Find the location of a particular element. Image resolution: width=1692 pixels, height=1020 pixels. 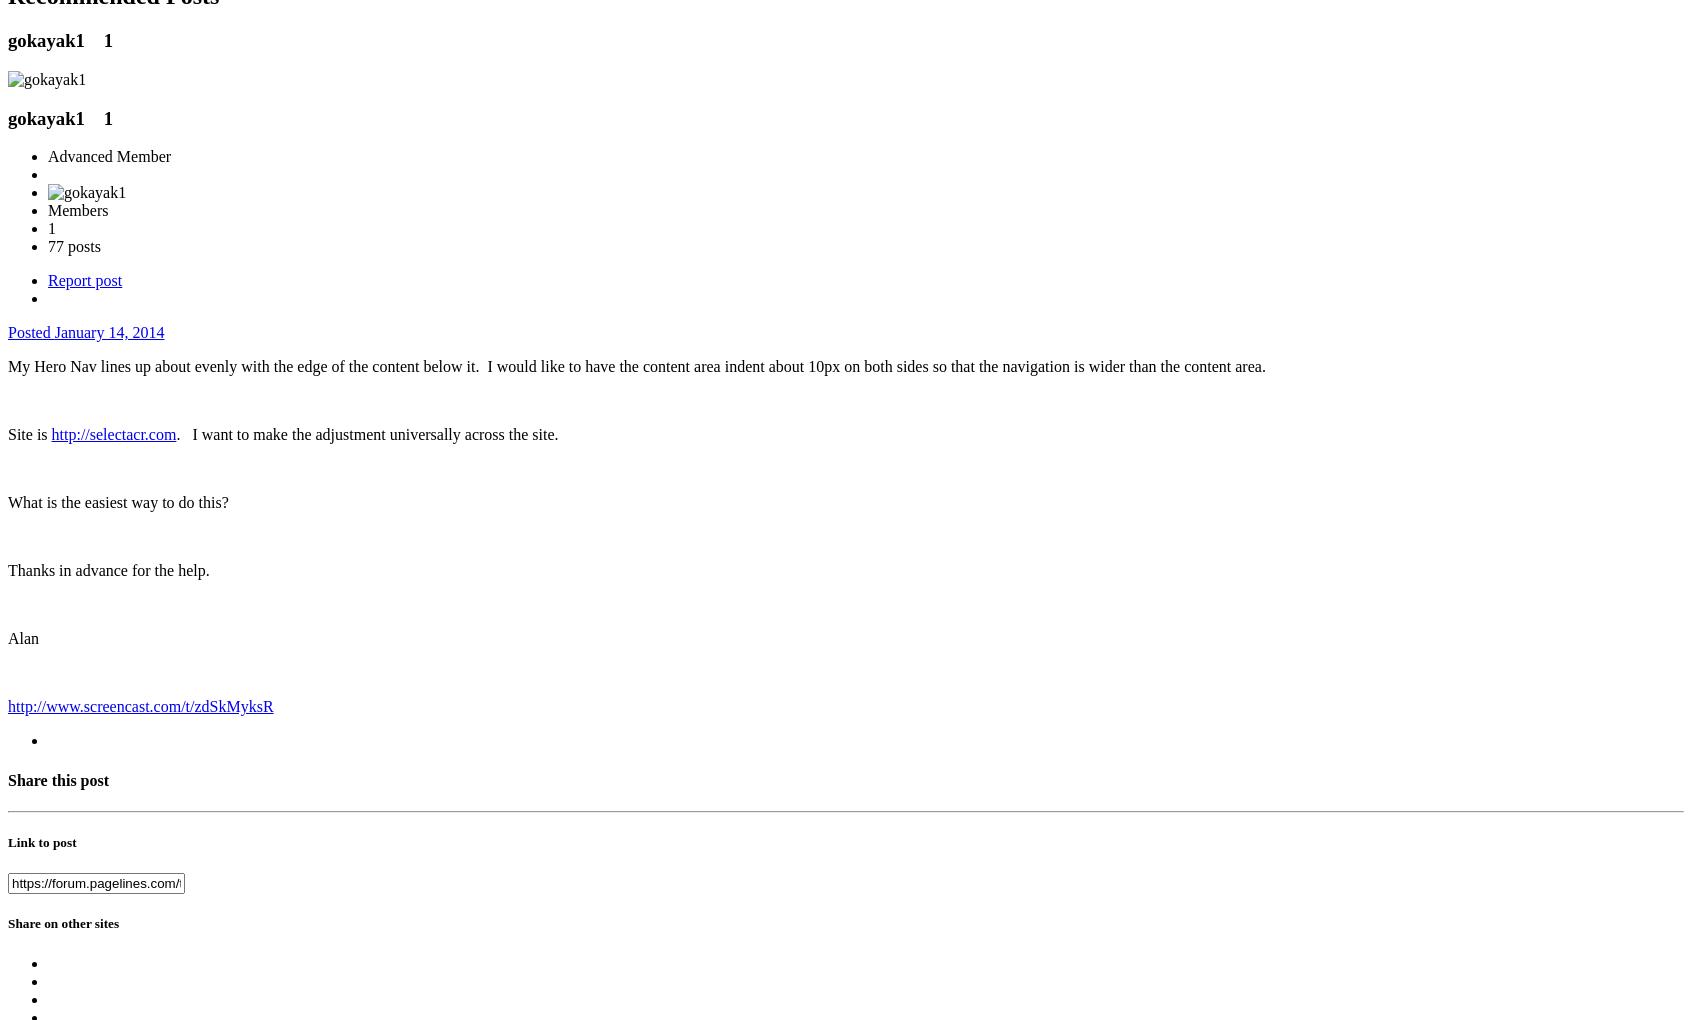

'What is the easiest way to do this?' is located at coordinates (117, 502).